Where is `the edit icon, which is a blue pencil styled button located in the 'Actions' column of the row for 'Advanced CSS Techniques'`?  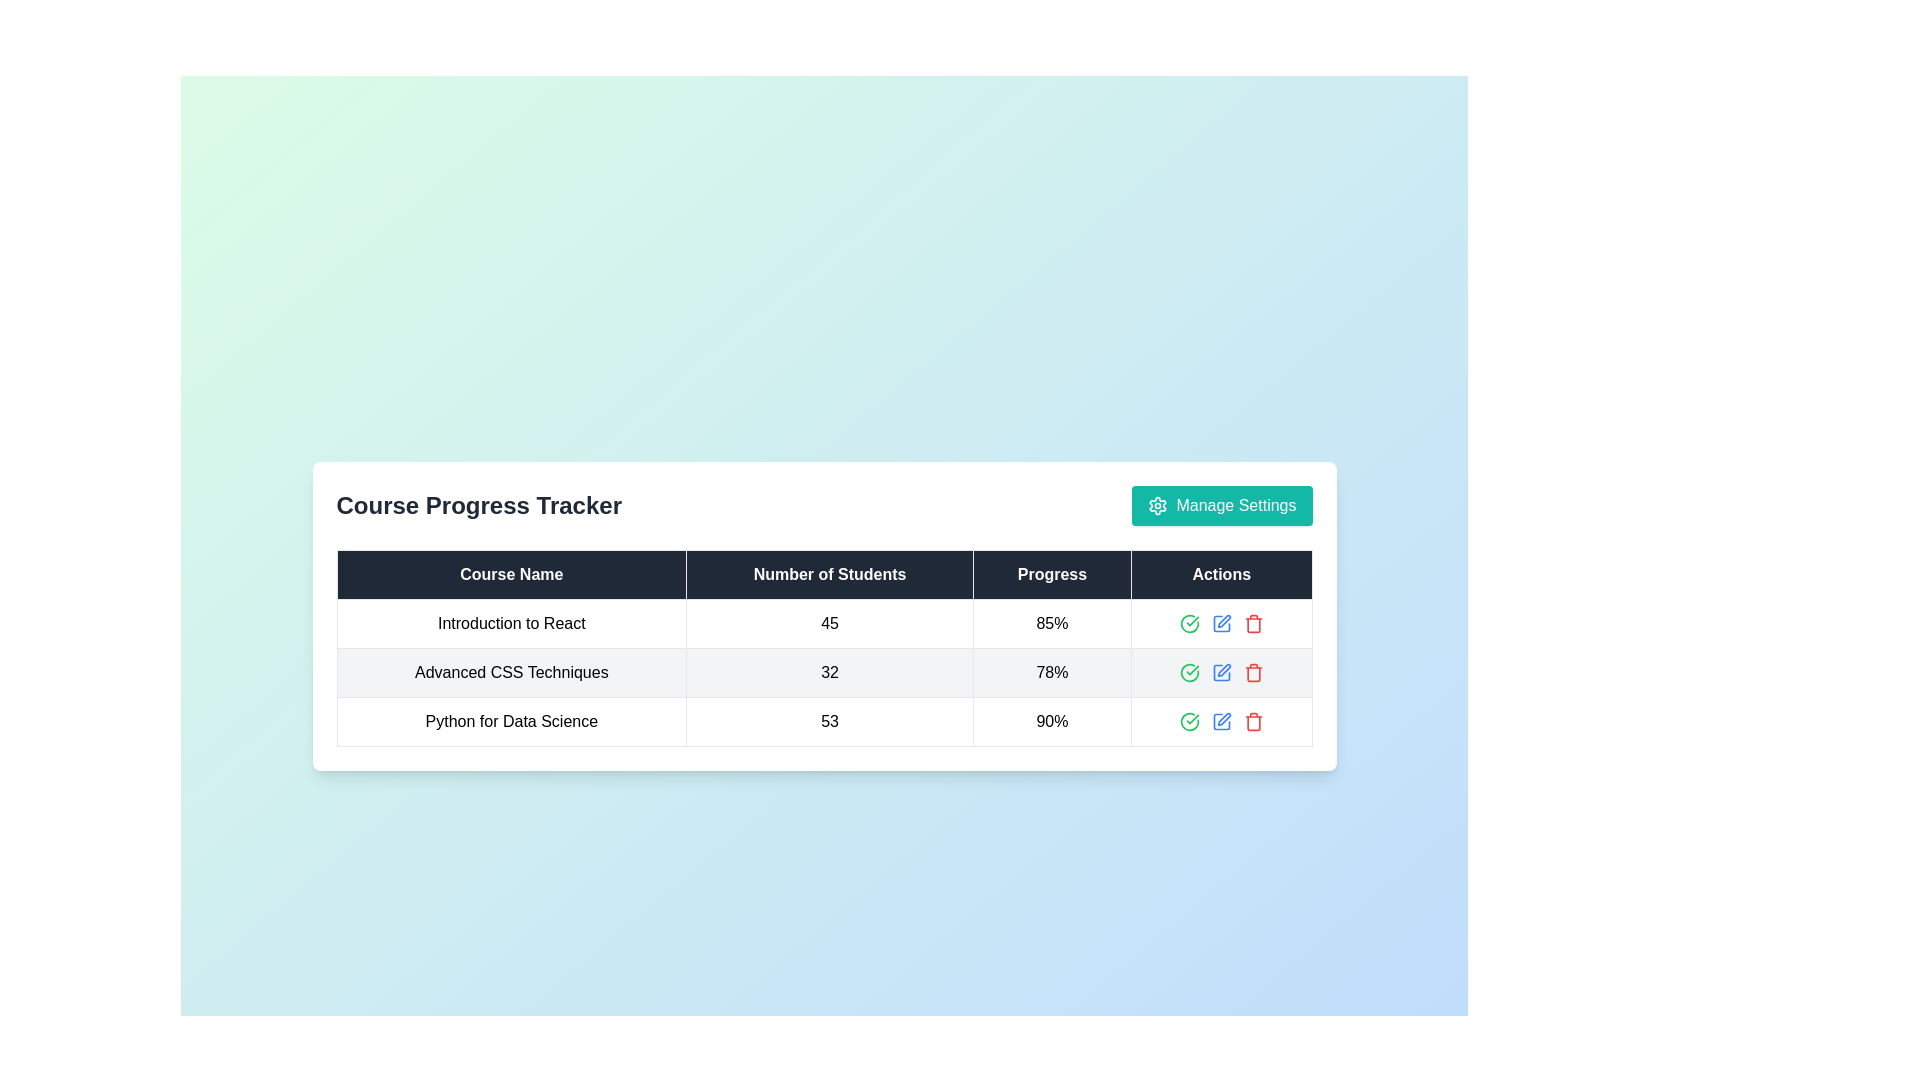
the edit icon, which is a blue pencil styled button located in the 'Actions' column of the row for 'Advanced CSS Techniques' is located at coordinates (1220, 672).